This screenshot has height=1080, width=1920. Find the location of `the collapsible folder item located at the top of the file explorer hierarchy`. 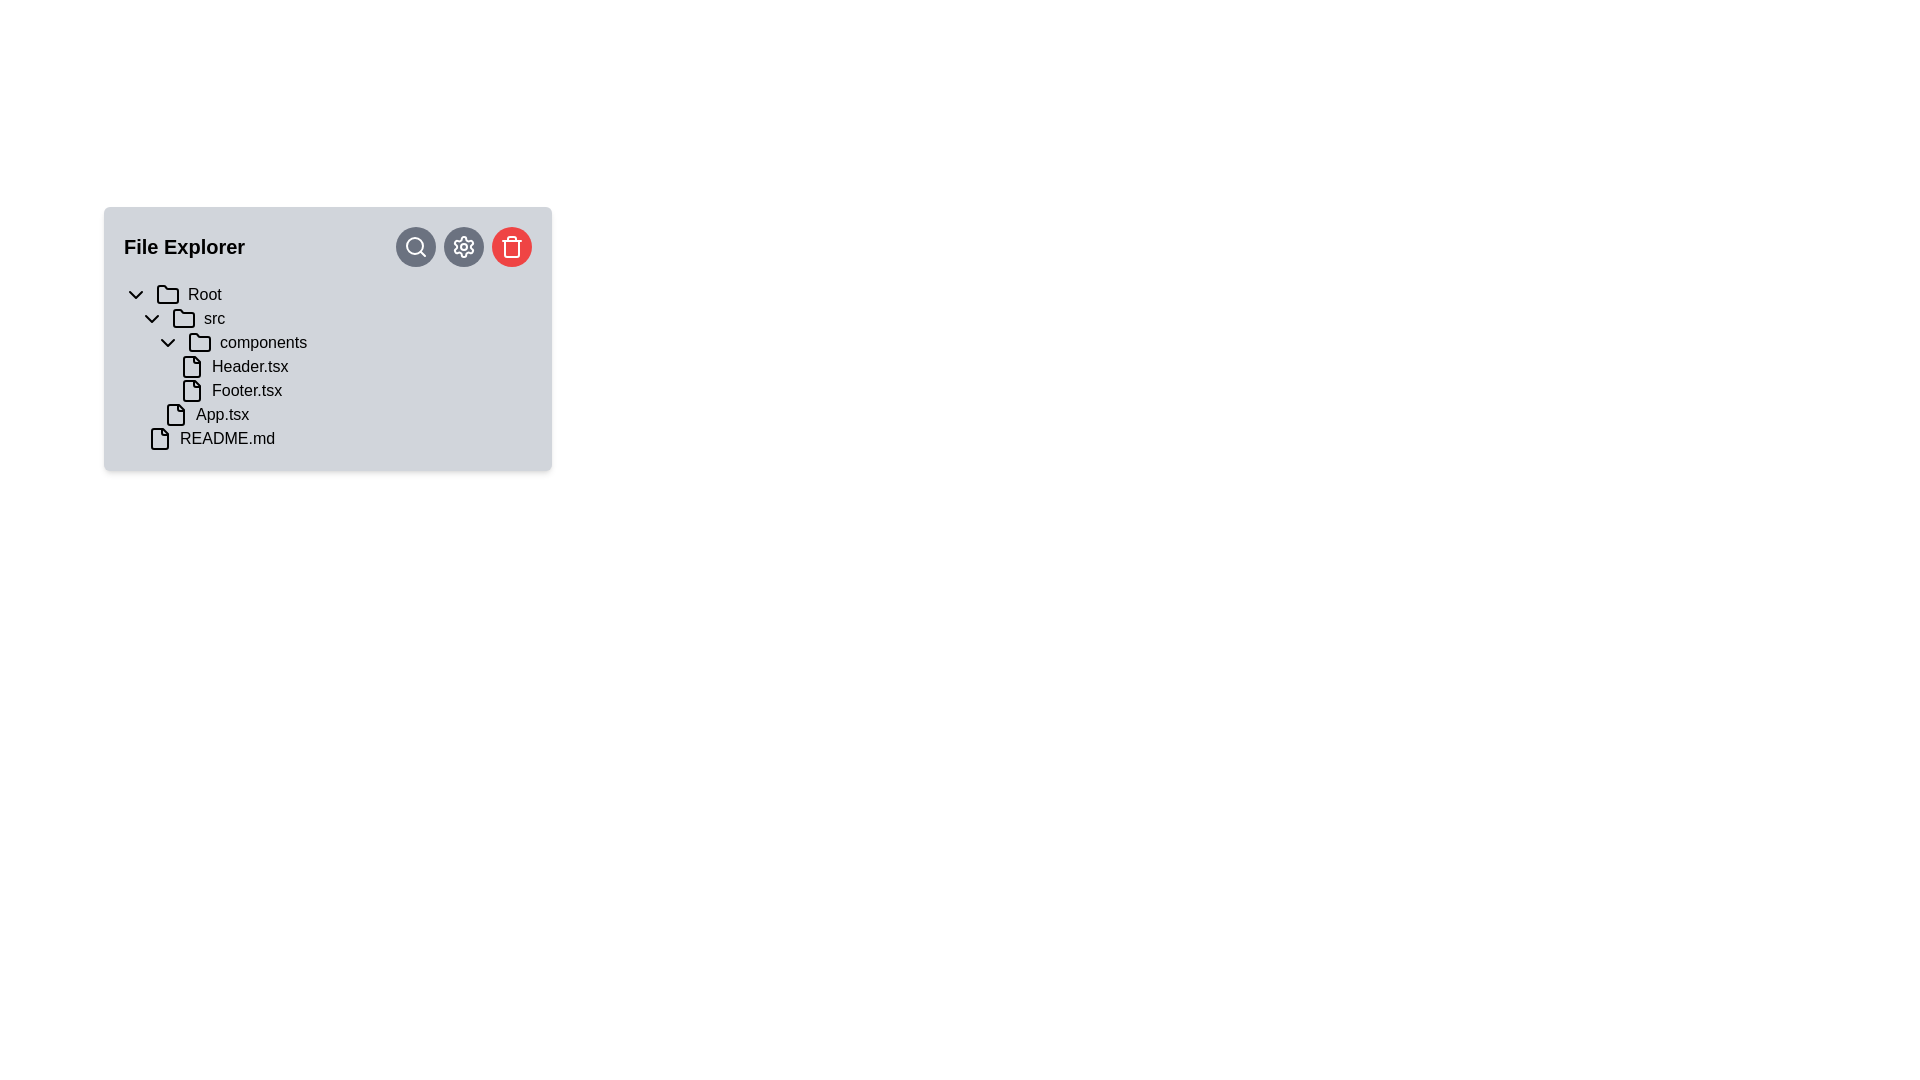

the collapsible folder item located at the top of the file explorer hierarchy is located at coordinates (327, 294).